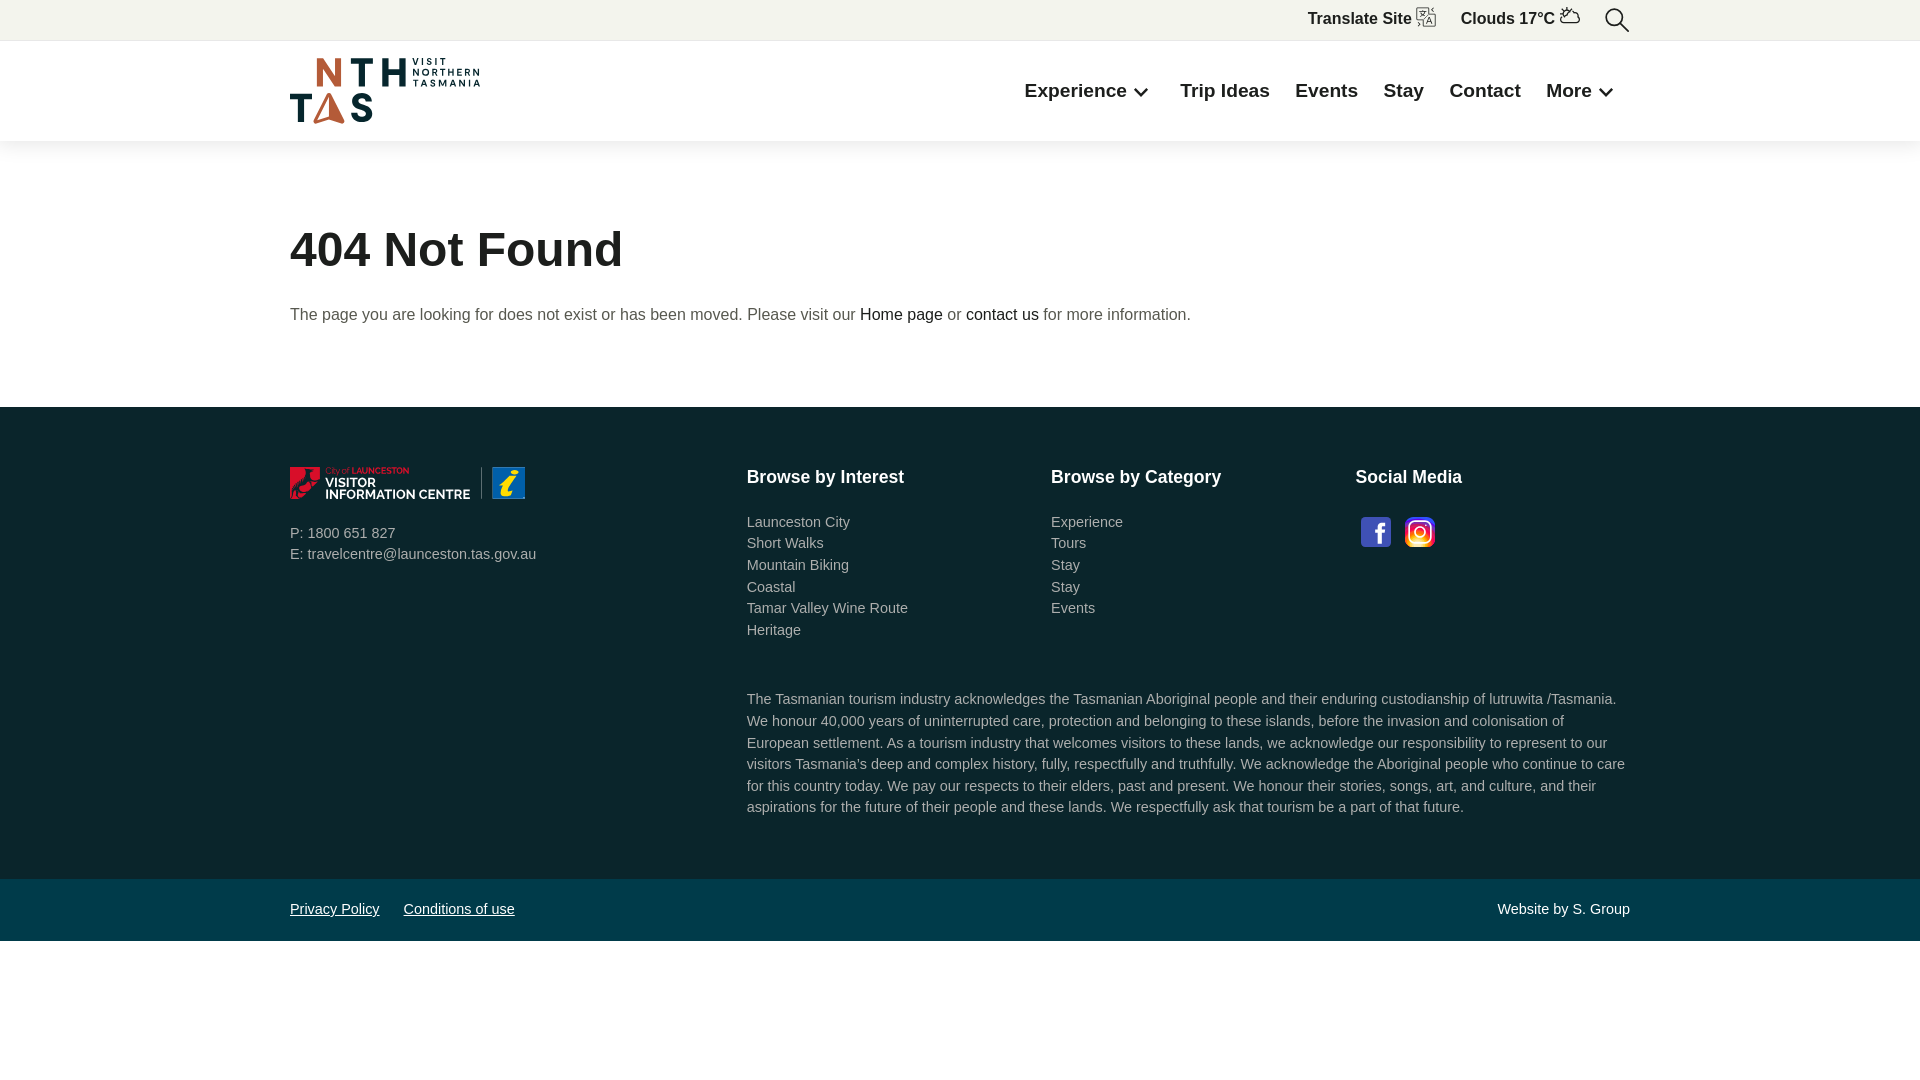  I want to click on 'More', so click(1582, 91).